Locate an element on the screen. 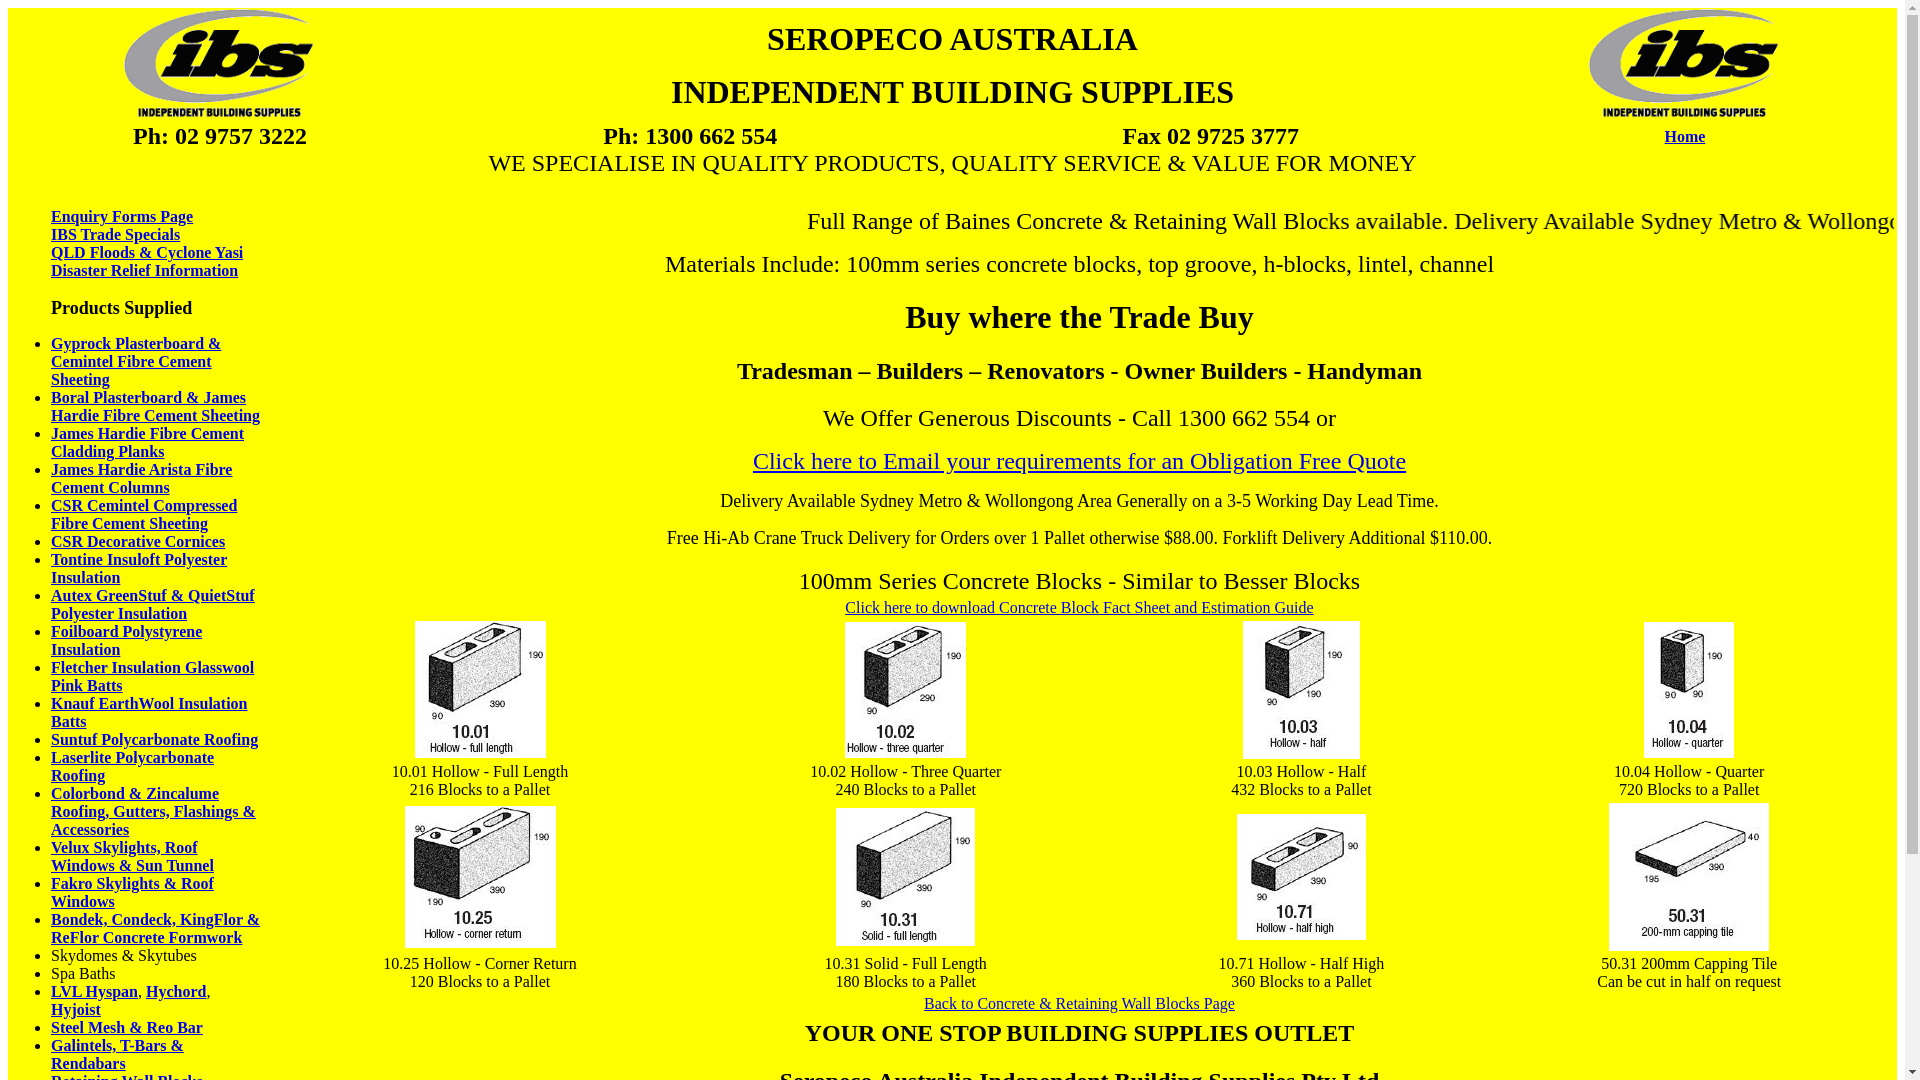  'James Hardie Fibre Cement Cladding Planks' is located at coordinates (146, 441).